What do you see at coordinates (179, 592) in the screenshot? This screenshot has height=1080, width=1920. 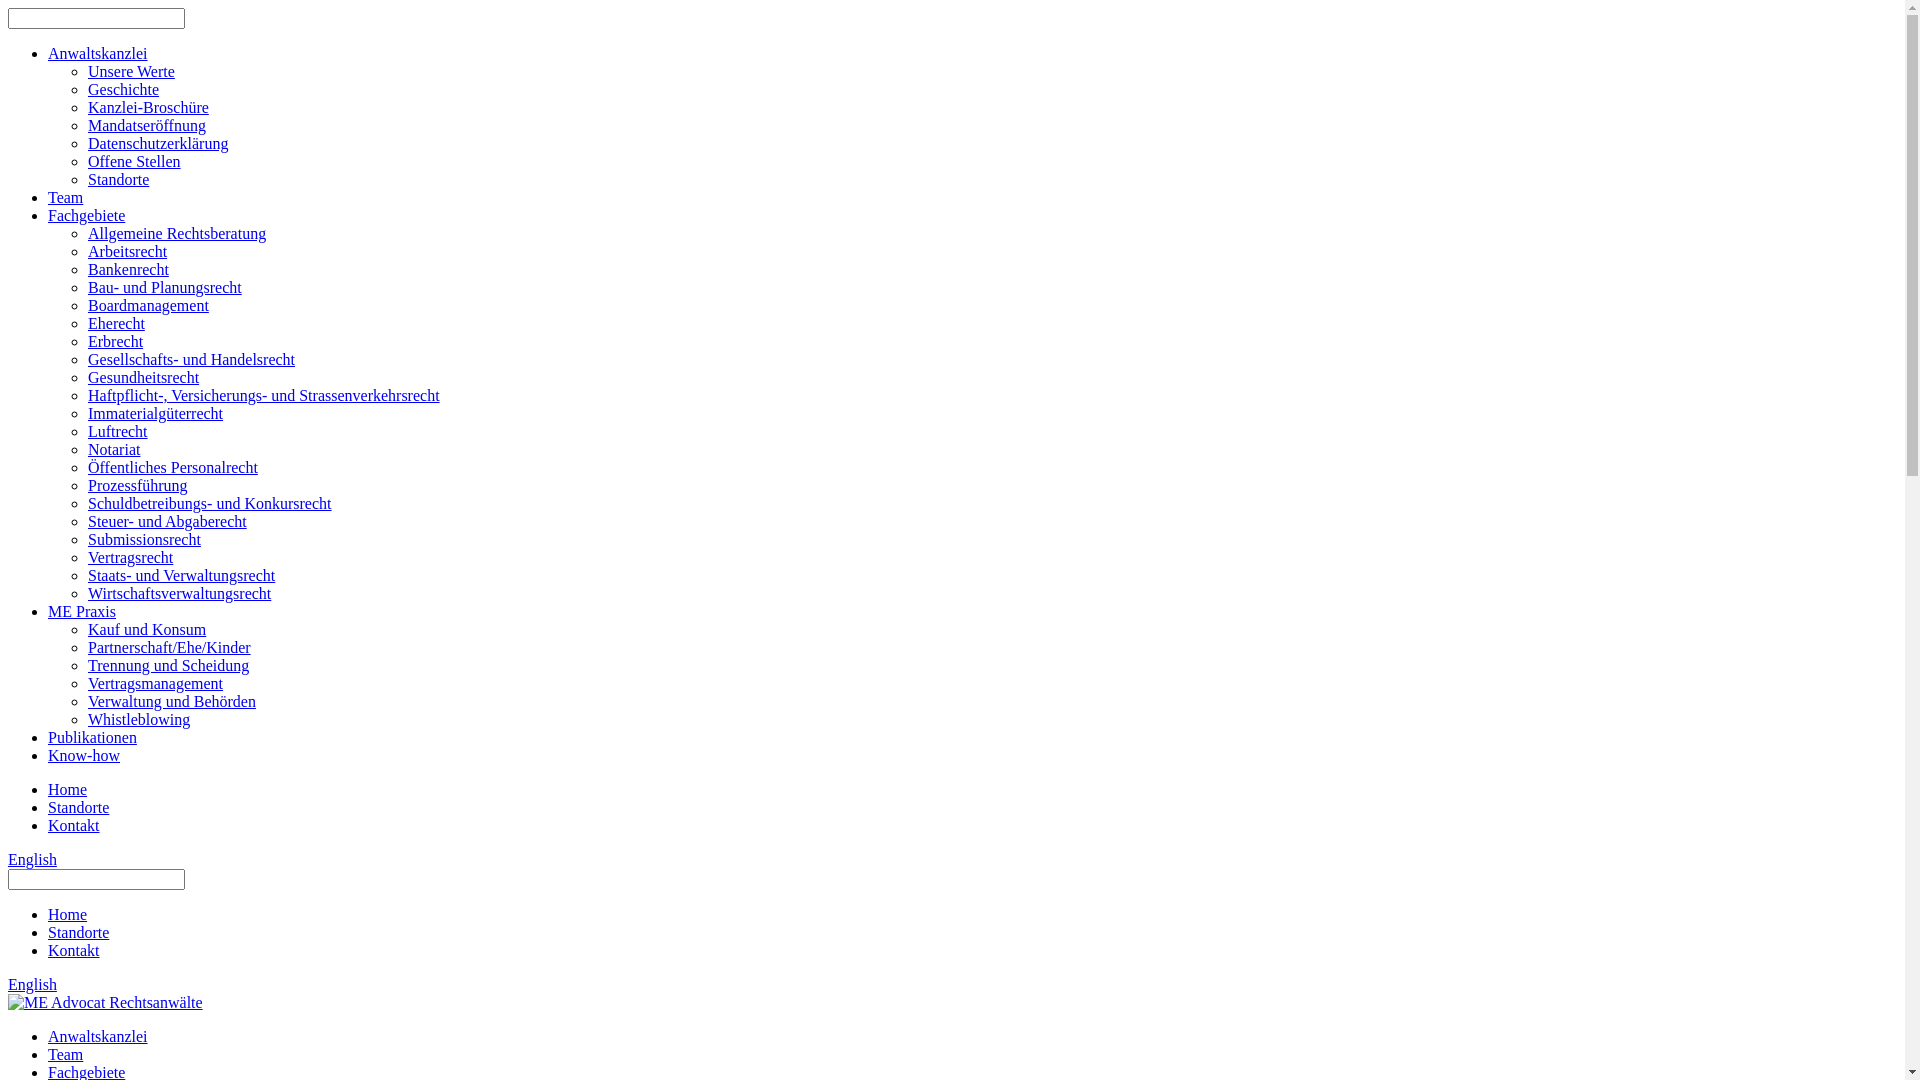 I see `'Wirtschaftsverwaltungsrecht'` at bounding box center [179, 592].